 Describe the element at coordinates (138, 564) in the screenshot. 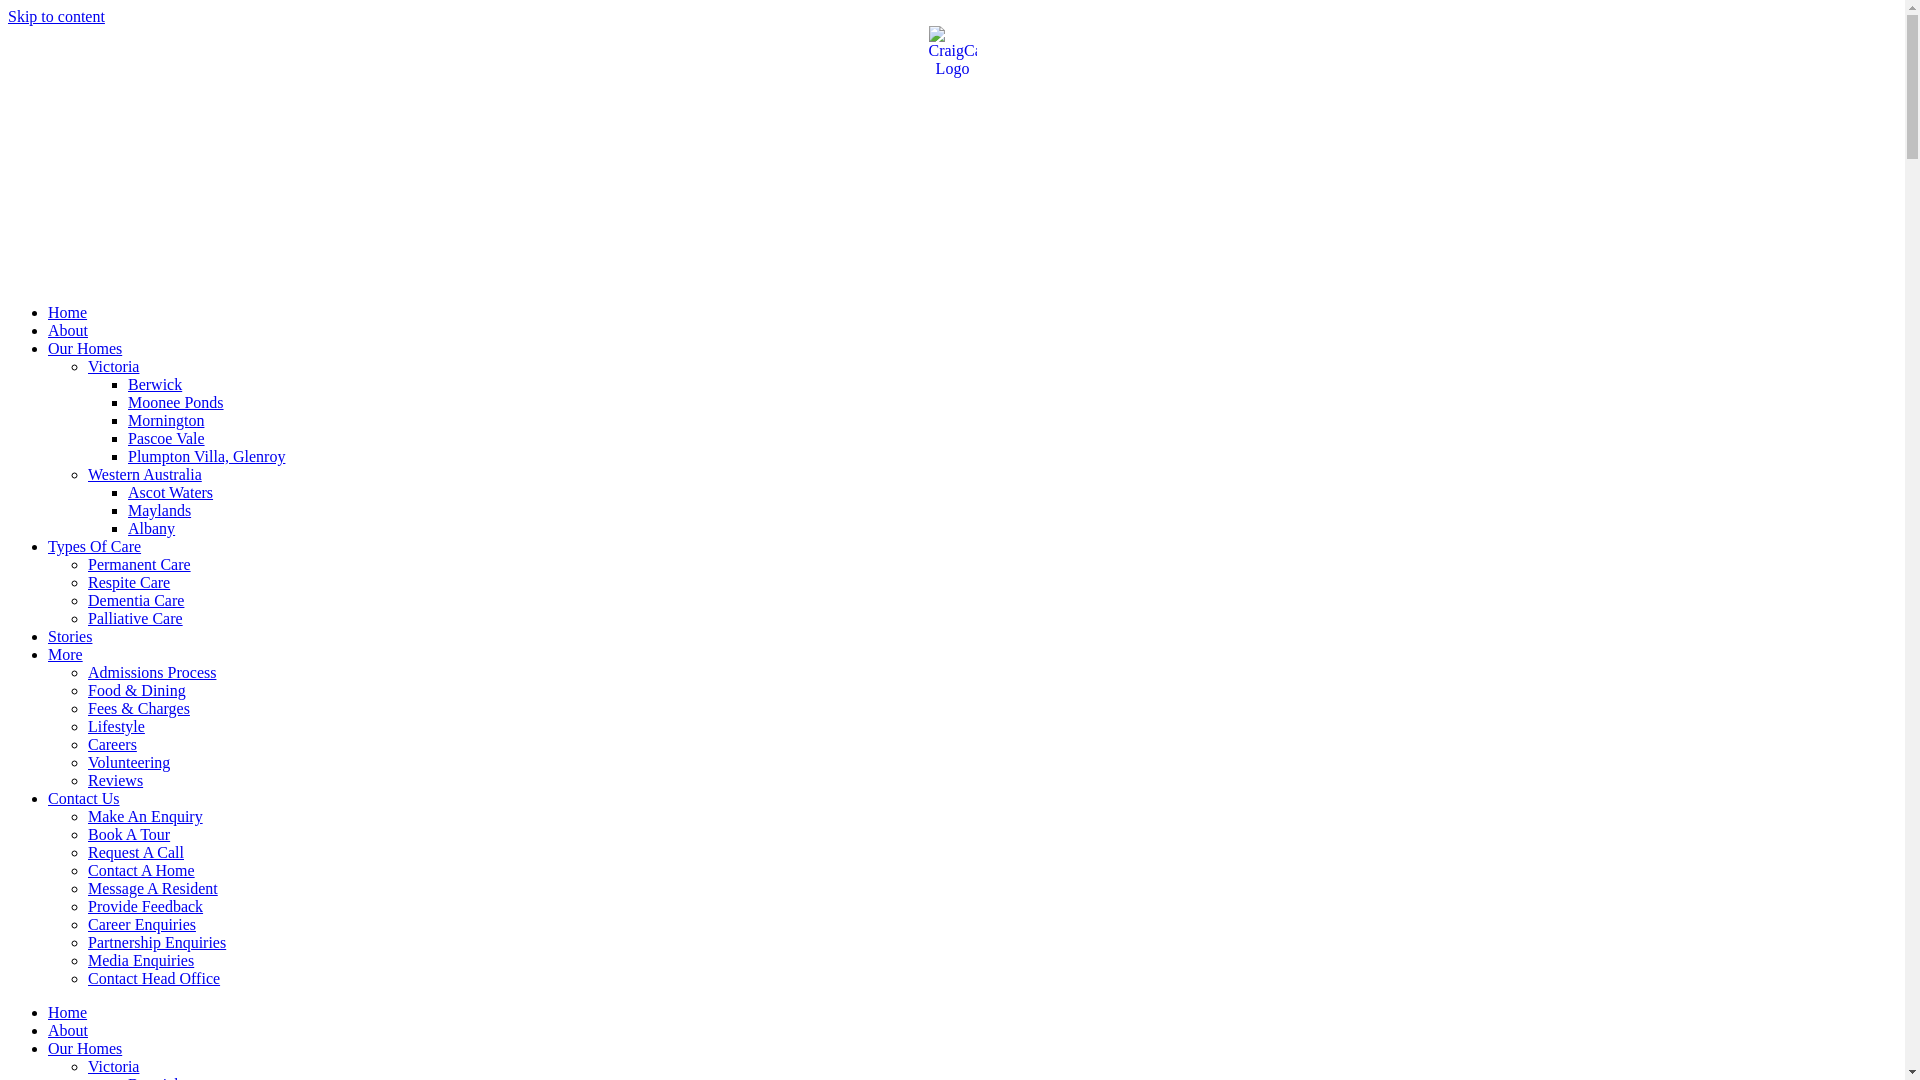

I see `'Permanent Care'` at that location.